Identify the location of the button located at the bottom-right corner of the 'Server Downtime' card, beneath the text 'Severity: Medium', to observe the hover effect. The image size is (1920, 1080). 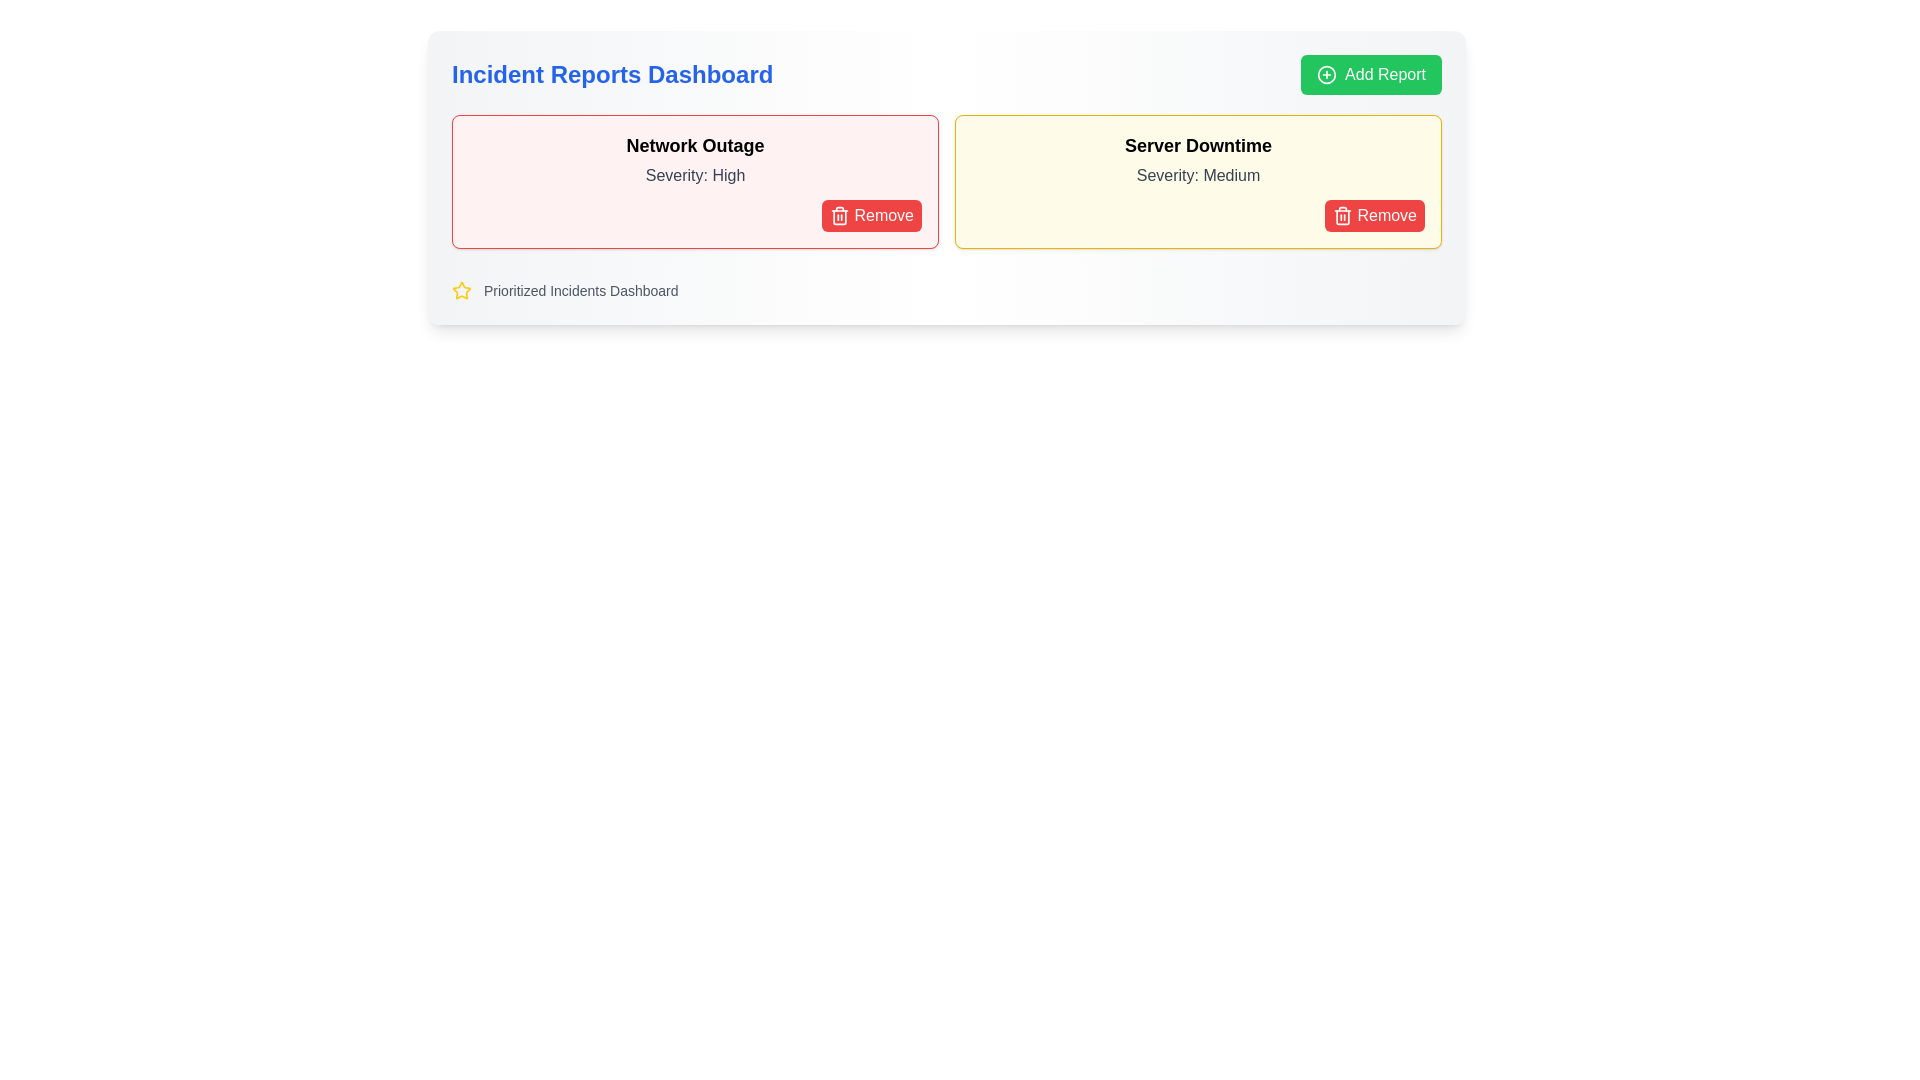
(1374, 216).